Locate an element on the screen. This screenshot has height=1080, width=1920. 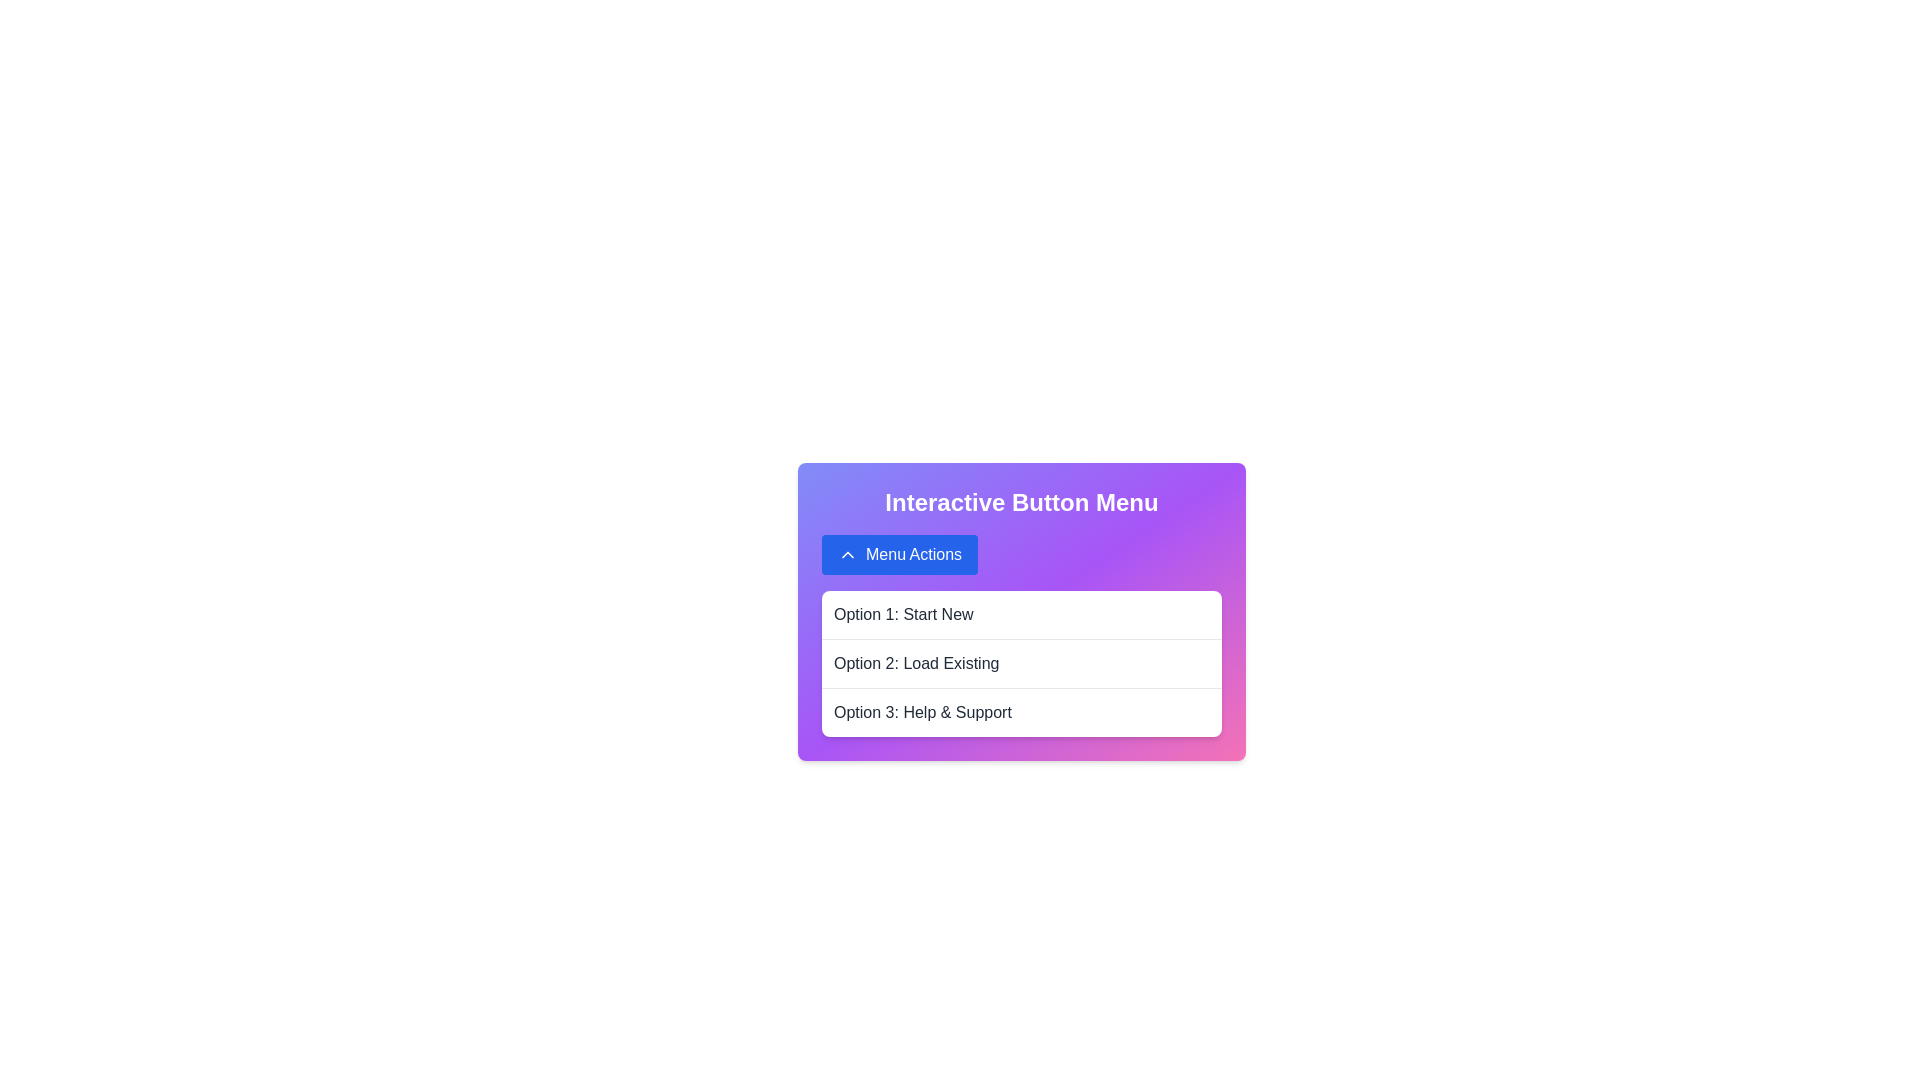
the options in the 'Interactive Button Menu' is located at coordinates (1022, 611).